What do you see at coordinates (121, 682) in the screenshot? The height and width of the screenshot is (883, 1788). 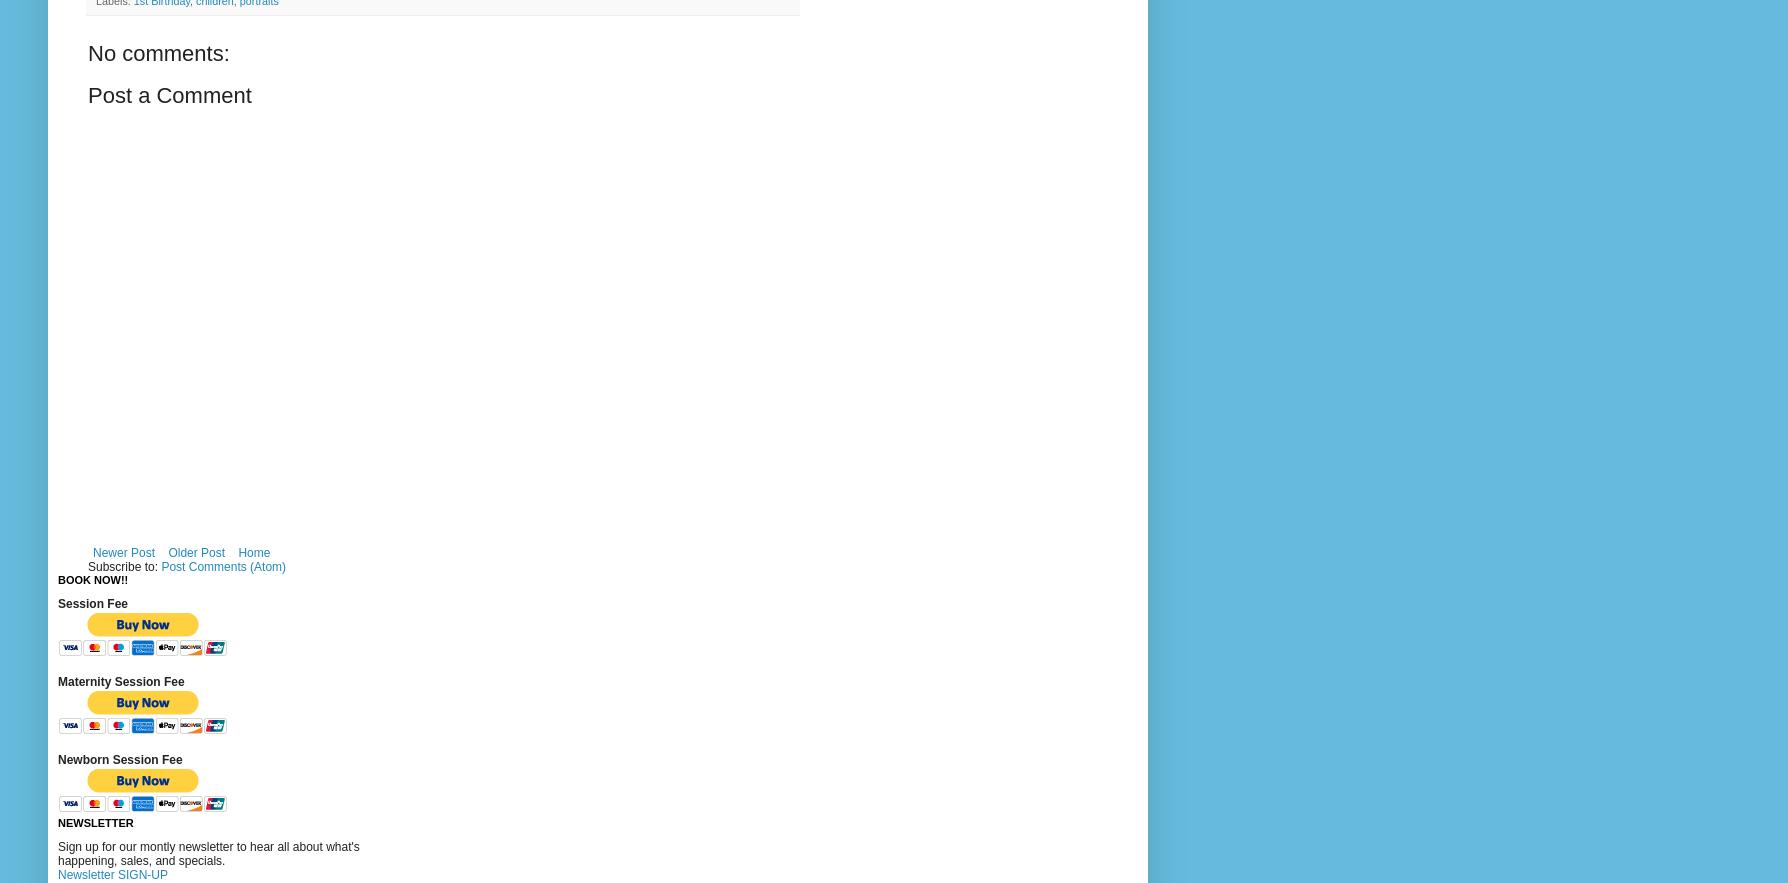 I see `'Maternity Session Fee'` at bounding box center [121, 682].